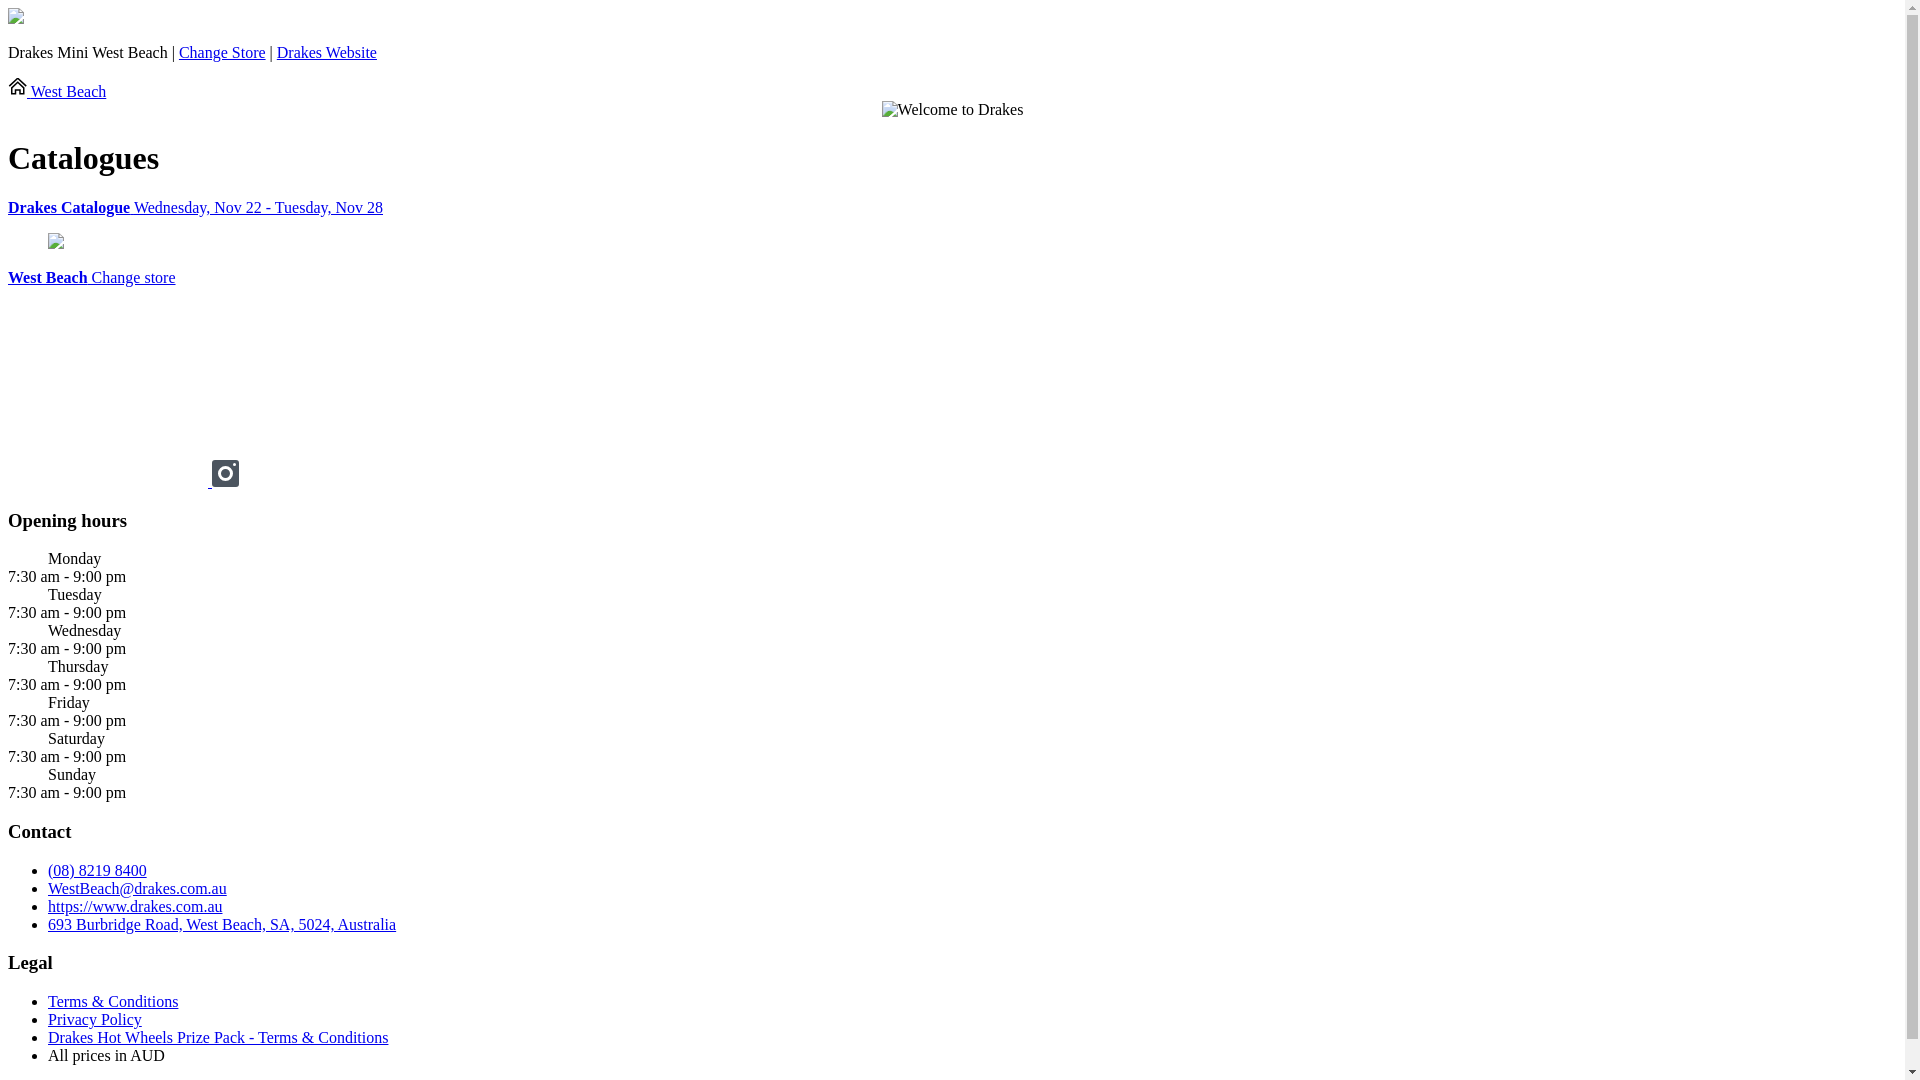 This screenshot has height=1080, width=1920. What do you see at coordinates (326, 51) in the screenshot?
I see `'Drakes Website'` at bounding box center [326, 51].